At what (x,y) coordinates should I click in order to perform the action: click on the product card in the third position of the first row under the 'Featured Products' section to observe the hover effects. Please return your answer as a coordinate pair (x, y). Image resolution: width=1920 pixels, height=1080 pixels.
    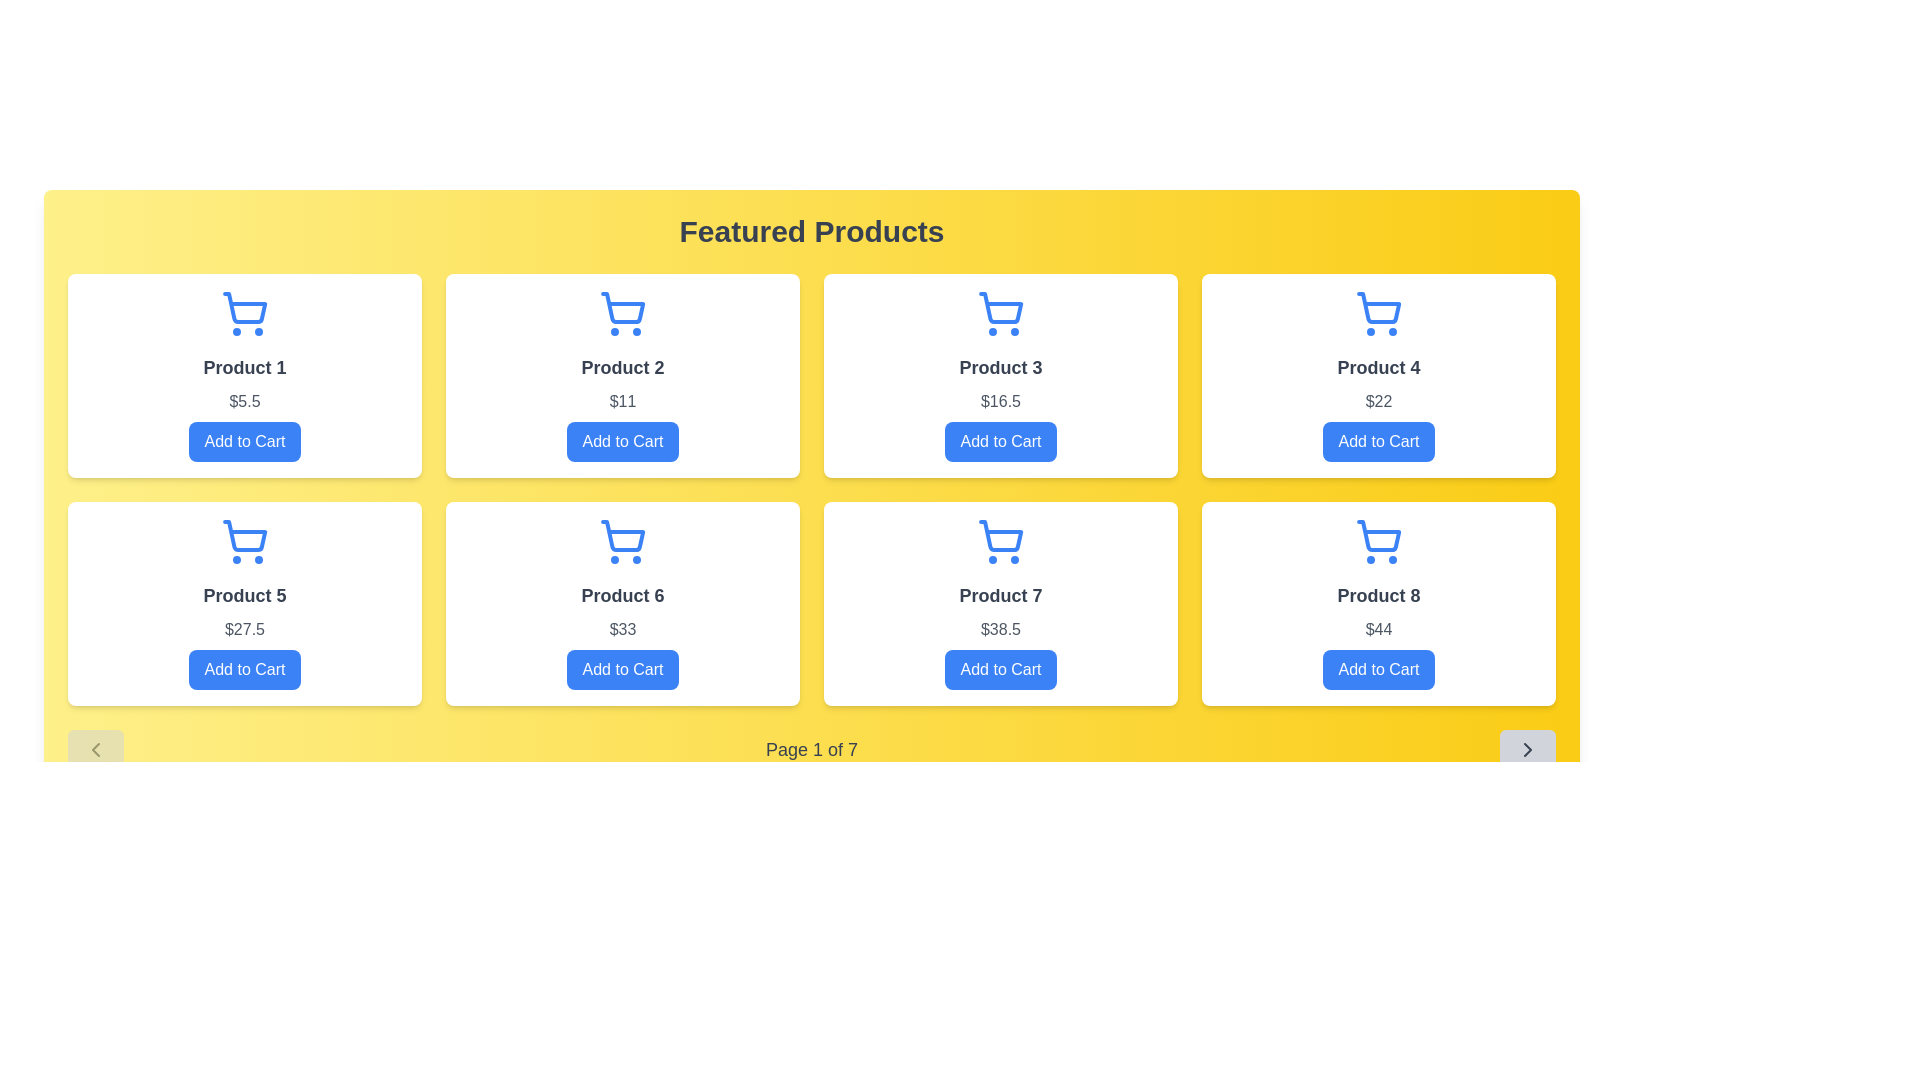
    Looking at the image, I should click on (1001, 375).